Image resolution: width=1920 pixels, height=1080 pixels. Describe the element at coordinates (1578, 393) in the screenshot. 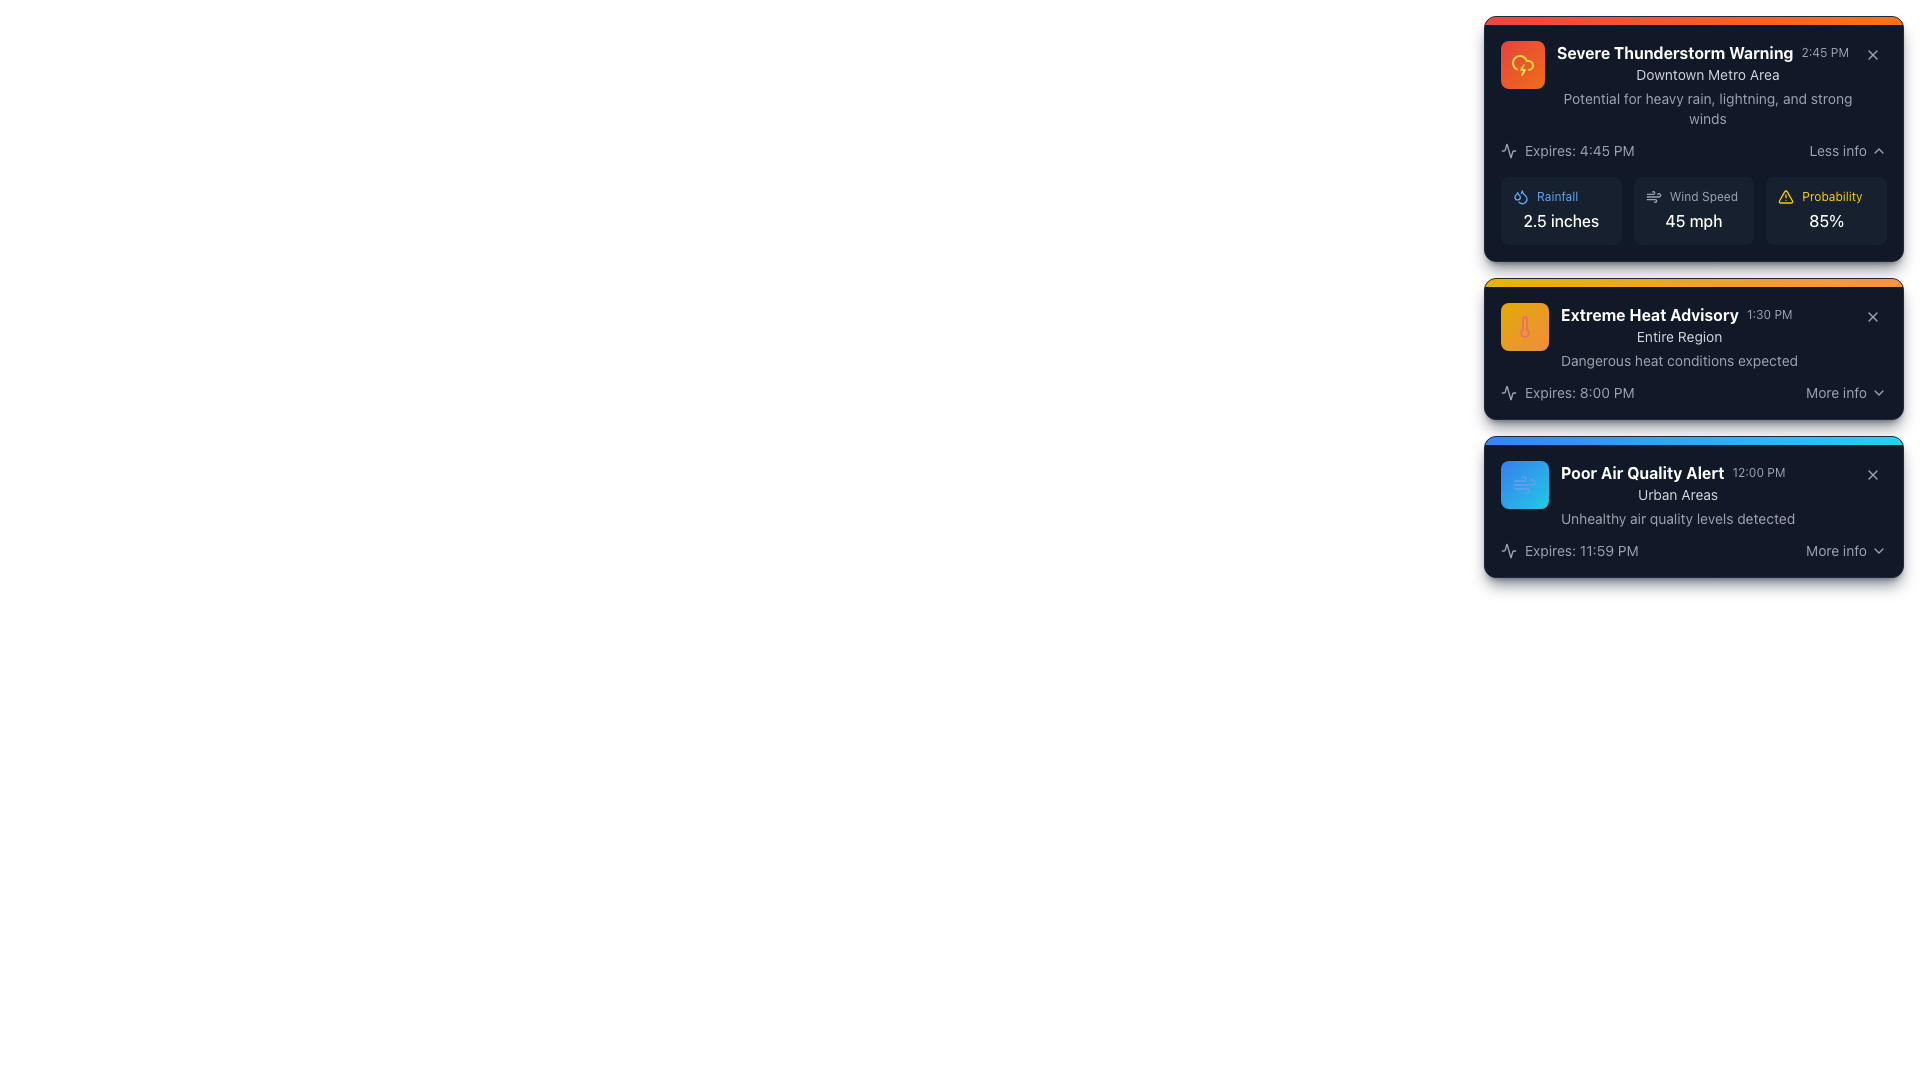

I see `the Static Text Label displaying 'Expires: 8:00 PM' in a bold font, which is located below the 'Extreme Heat Advisory' card` at that location.